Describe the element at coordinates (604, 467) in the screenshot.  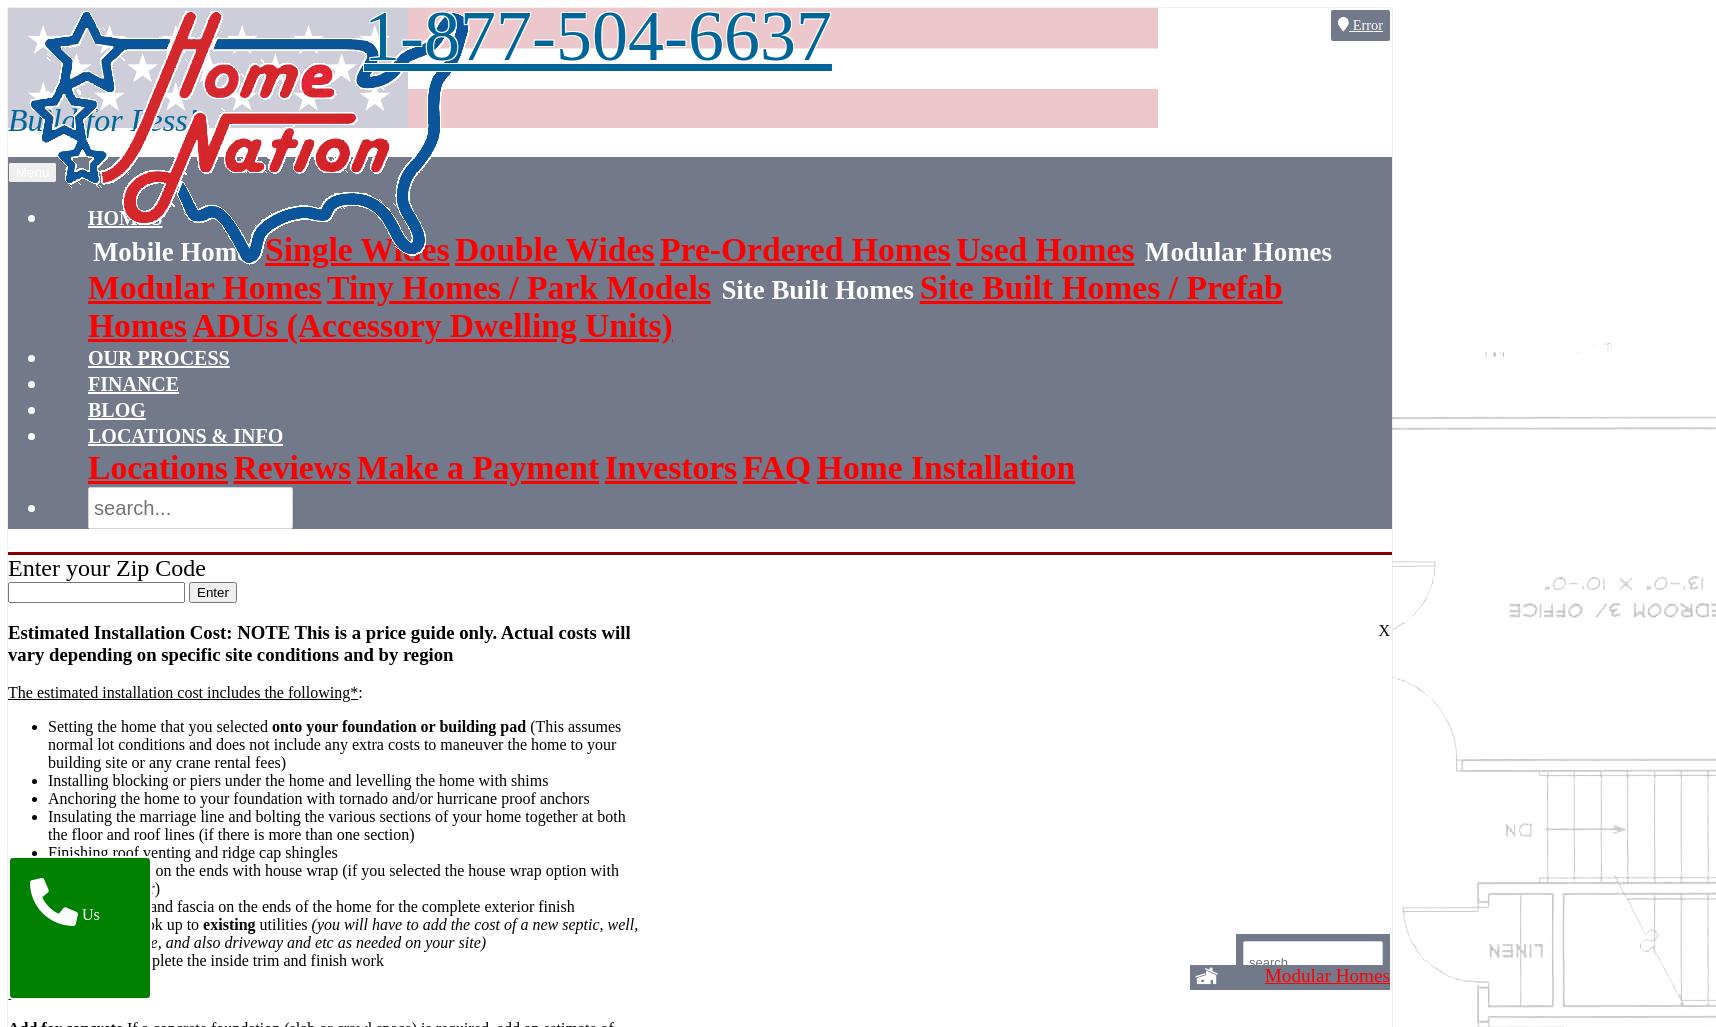
I see `'Investors'` at that location.